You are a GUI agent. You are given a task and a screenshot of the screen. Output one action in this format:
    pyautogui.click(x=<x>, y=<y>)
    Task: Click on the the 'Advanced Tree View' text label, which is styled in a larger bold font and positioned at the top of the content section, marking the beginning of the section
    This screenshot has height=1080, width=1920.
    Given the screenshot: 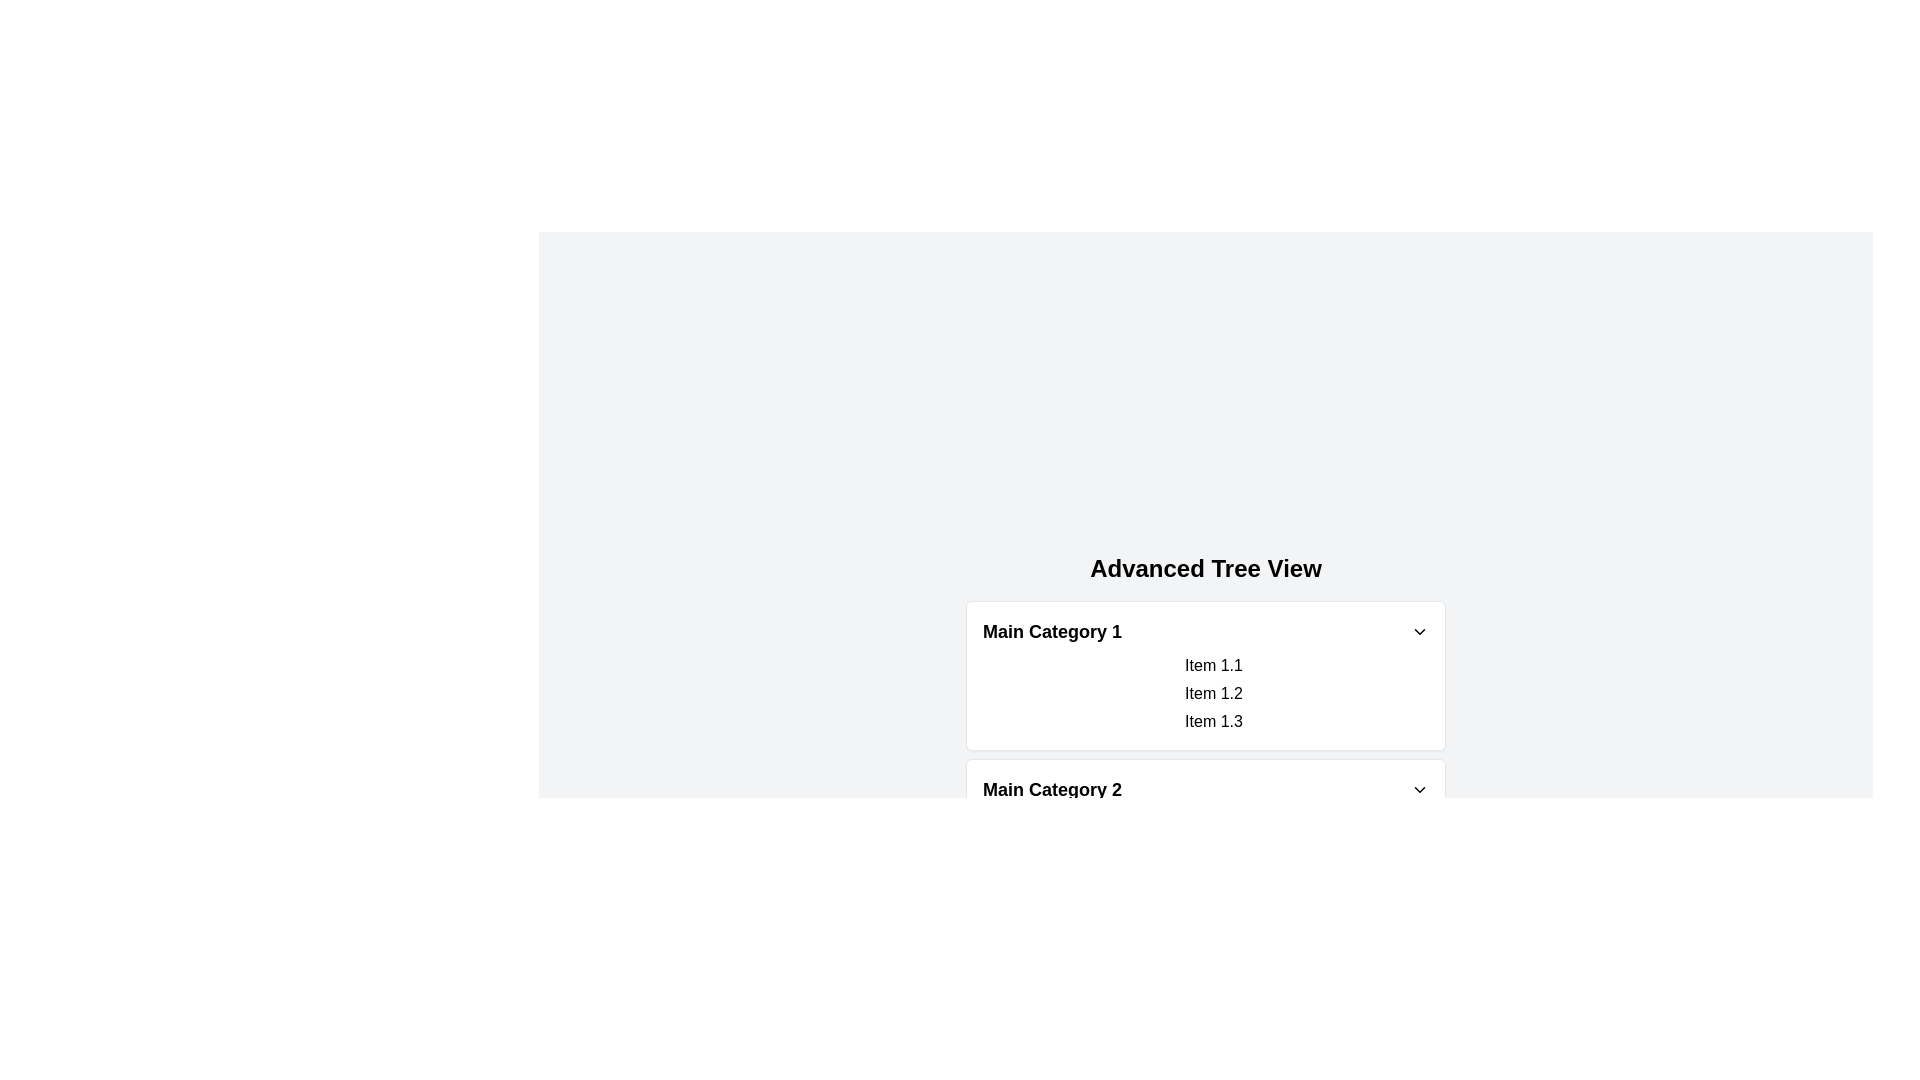 What is the action you would take?
    pyautogui.click(x=1204, y=569)
    